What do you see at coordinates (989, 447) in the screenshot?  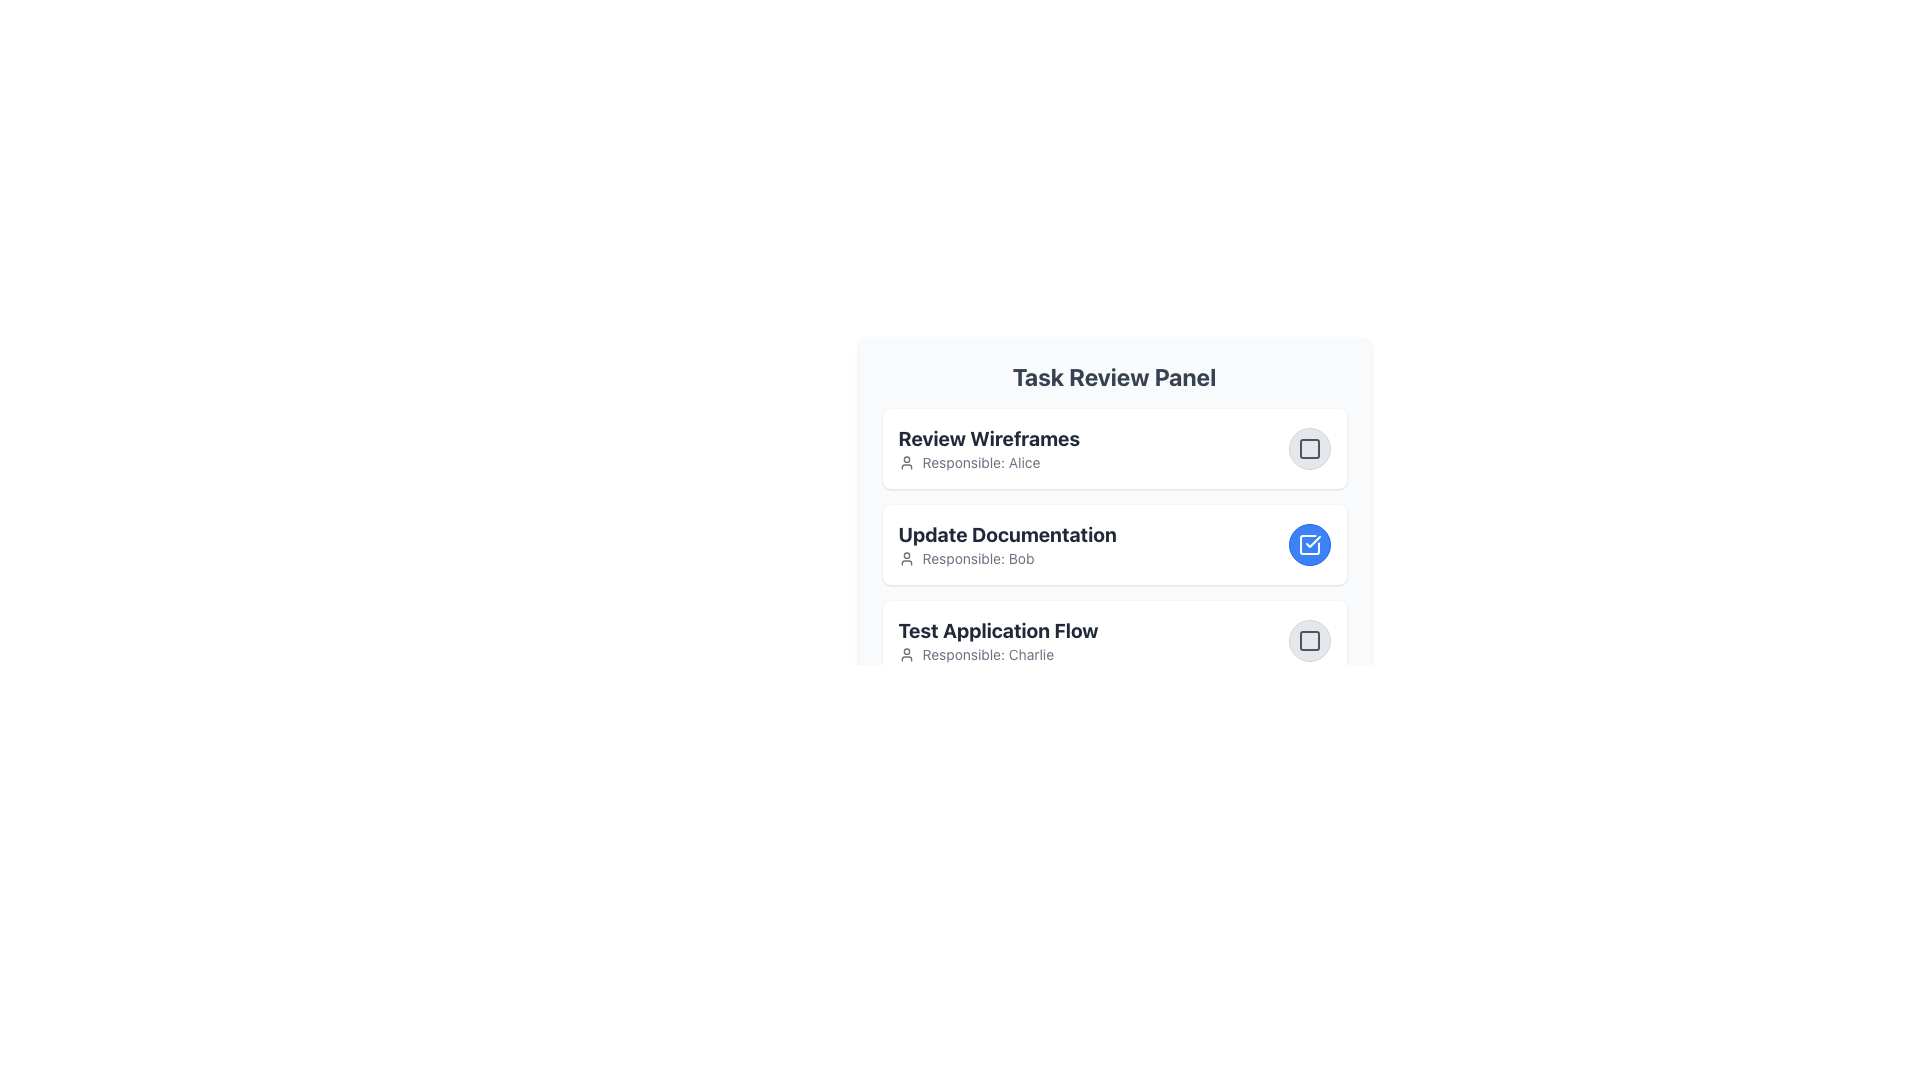 I see `the information on the Task Information Card located at the top of the Task Review Panel` at bounding box center [989, 447].